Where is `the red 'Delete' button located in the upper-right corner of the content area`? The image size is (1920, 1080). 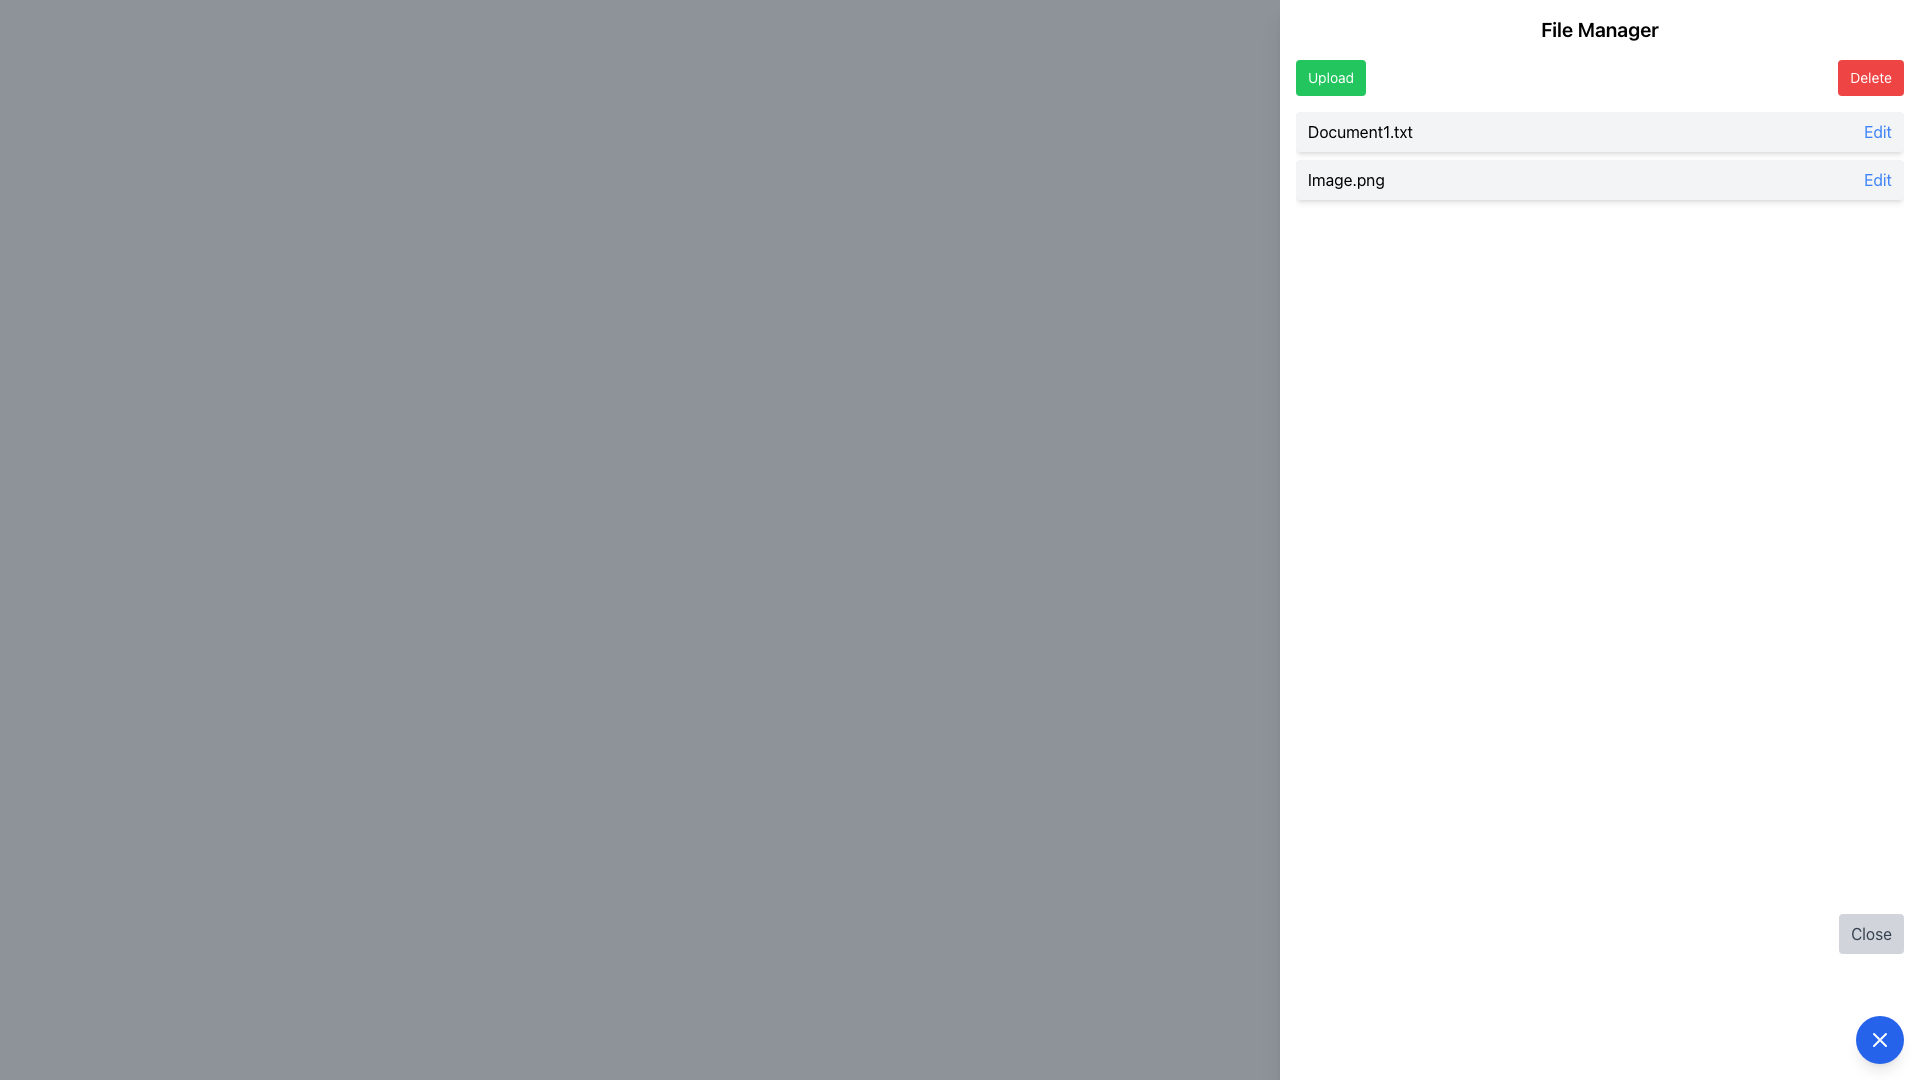
the red 'Delete' button located in the upper-right corner of the content area is located at coordinates (1870, 76).